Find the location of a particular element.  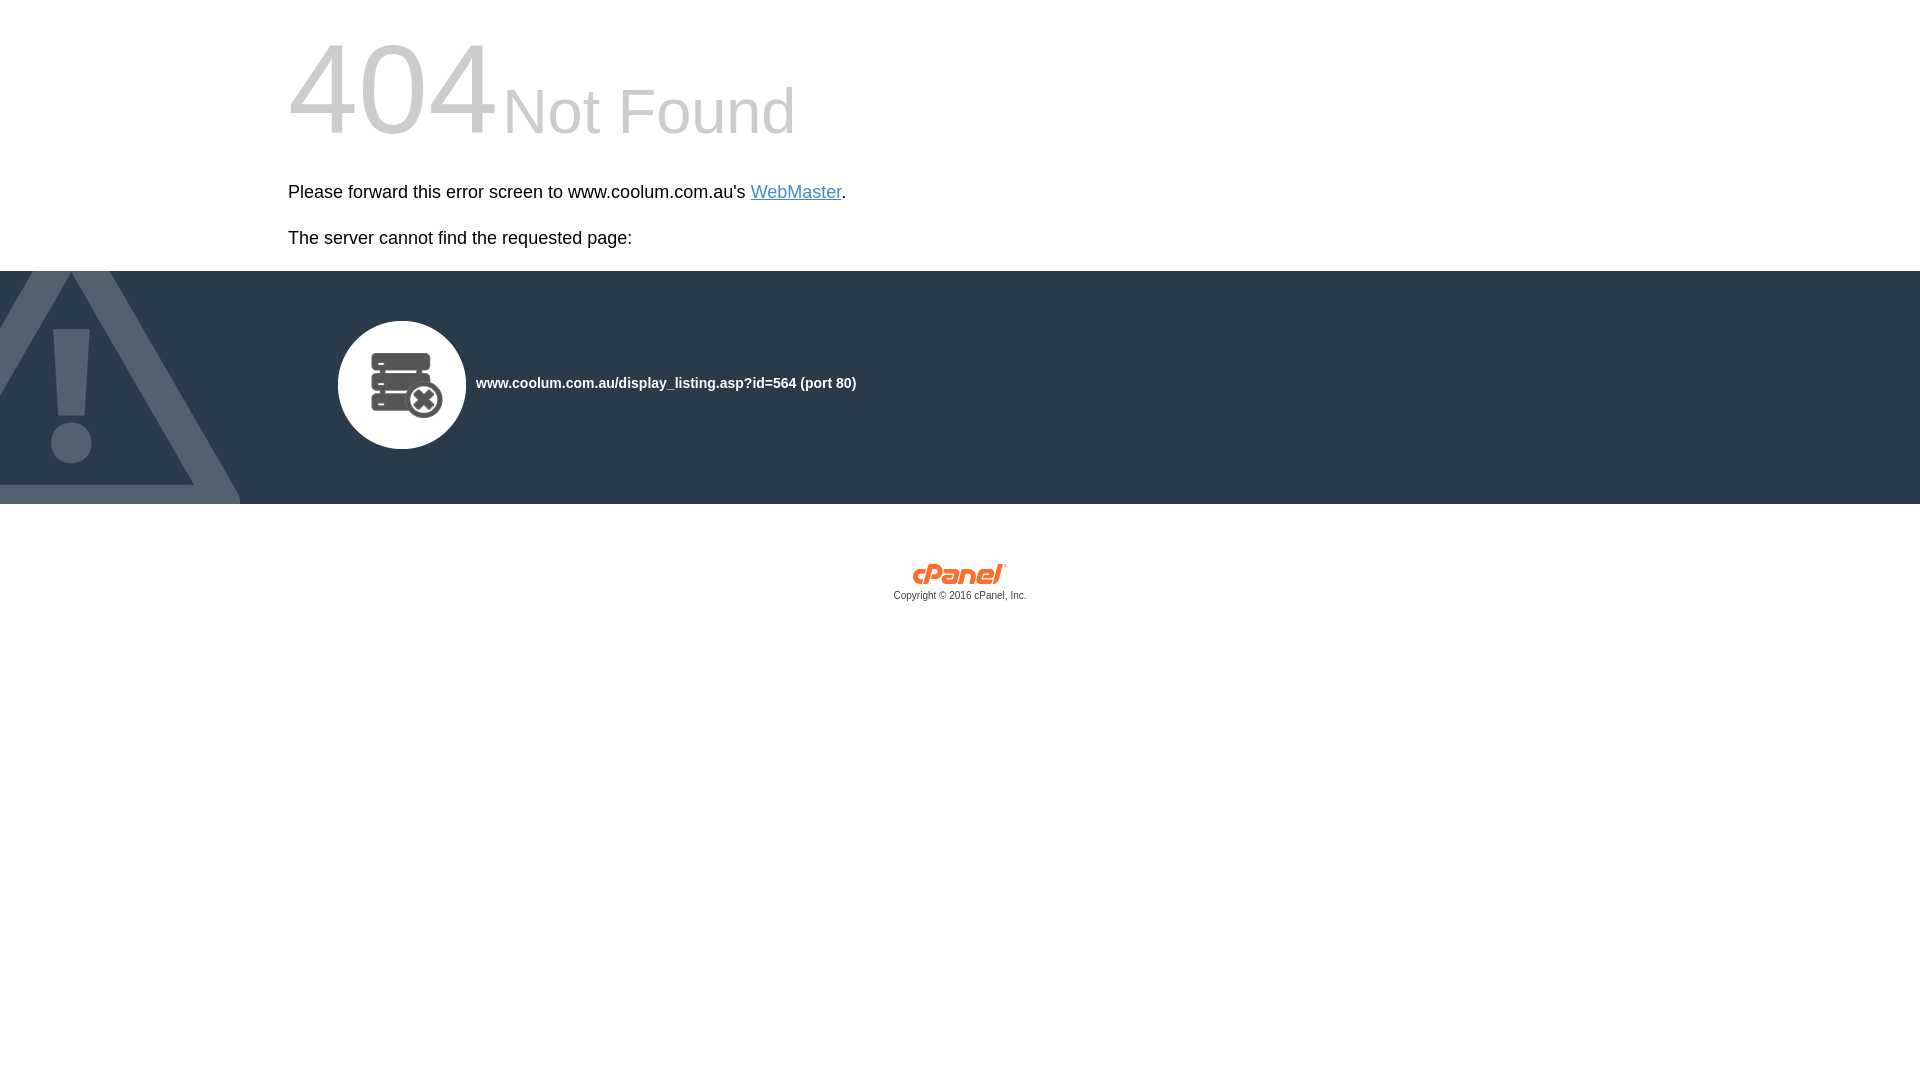

'WebMaster' is located at coordinates (795, 192).